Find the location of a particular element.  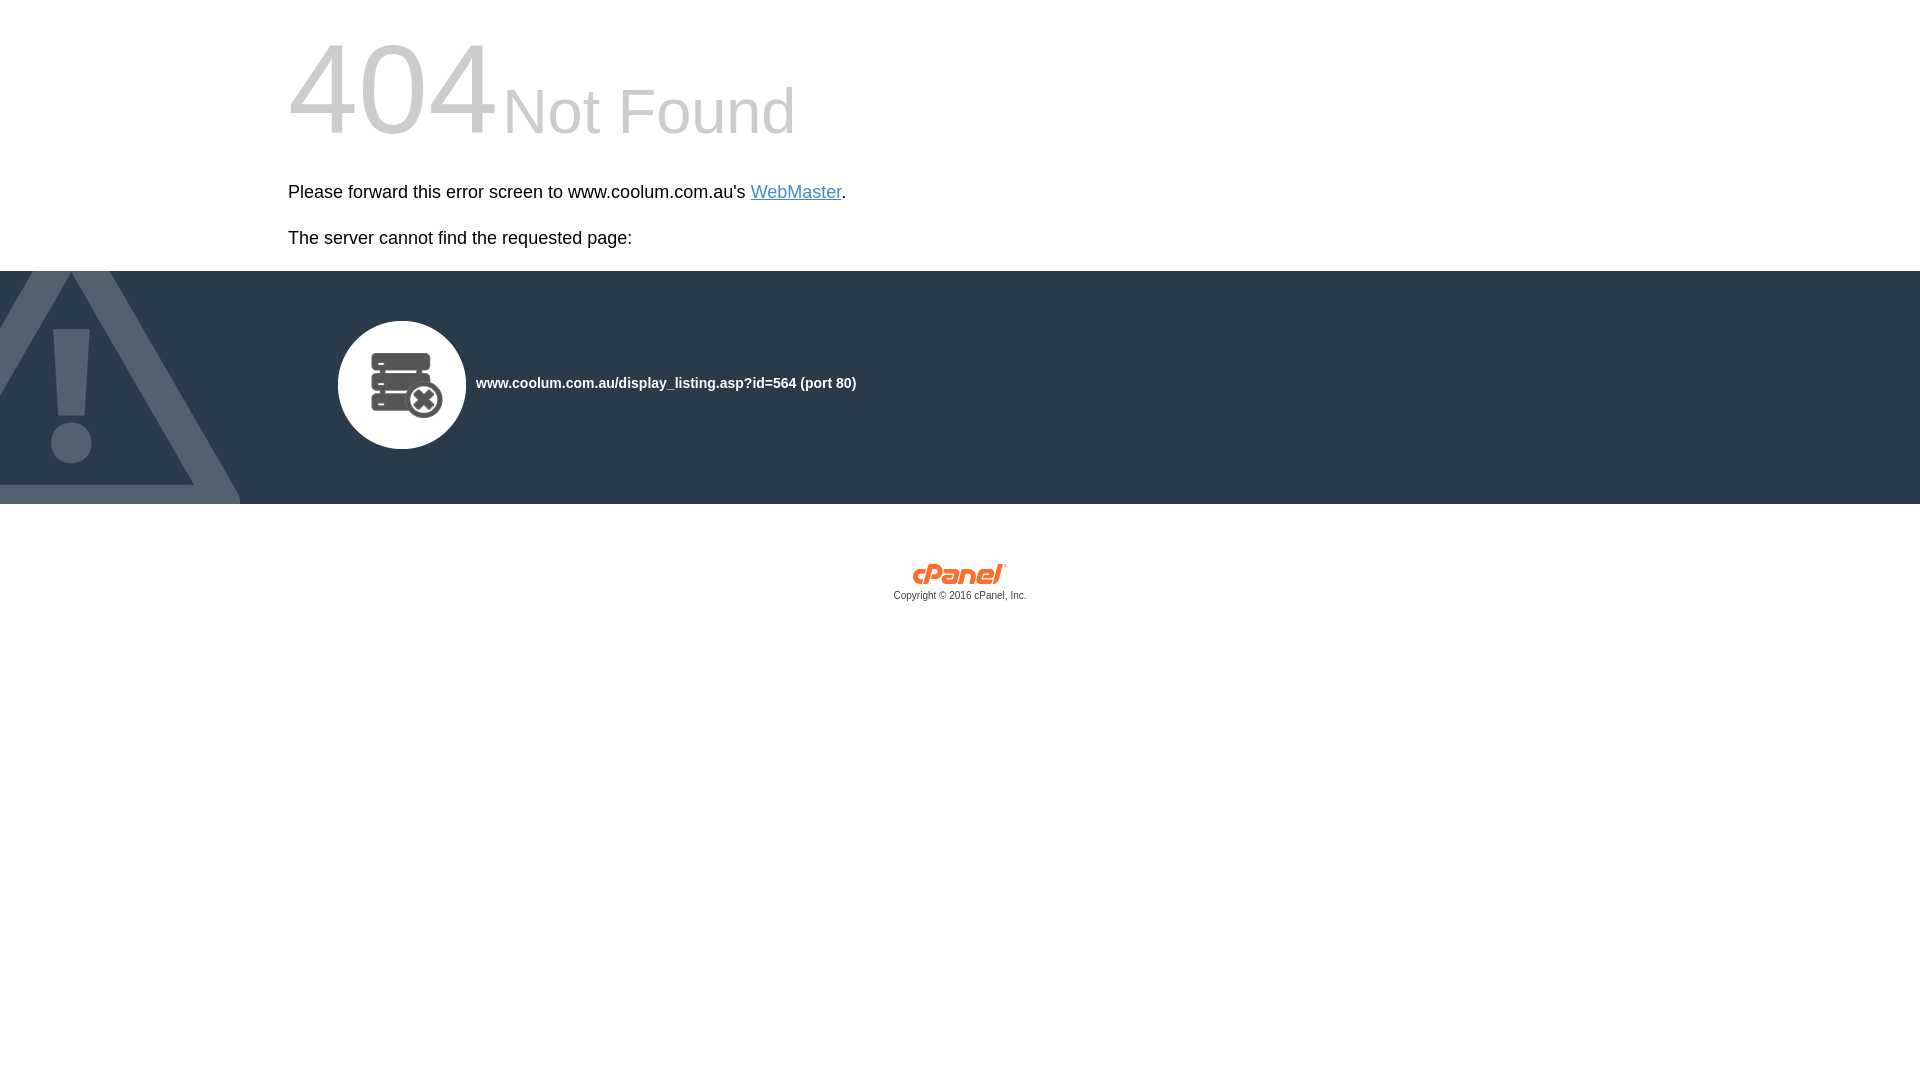

'WebMaster' is located at coordinates (795, 192).